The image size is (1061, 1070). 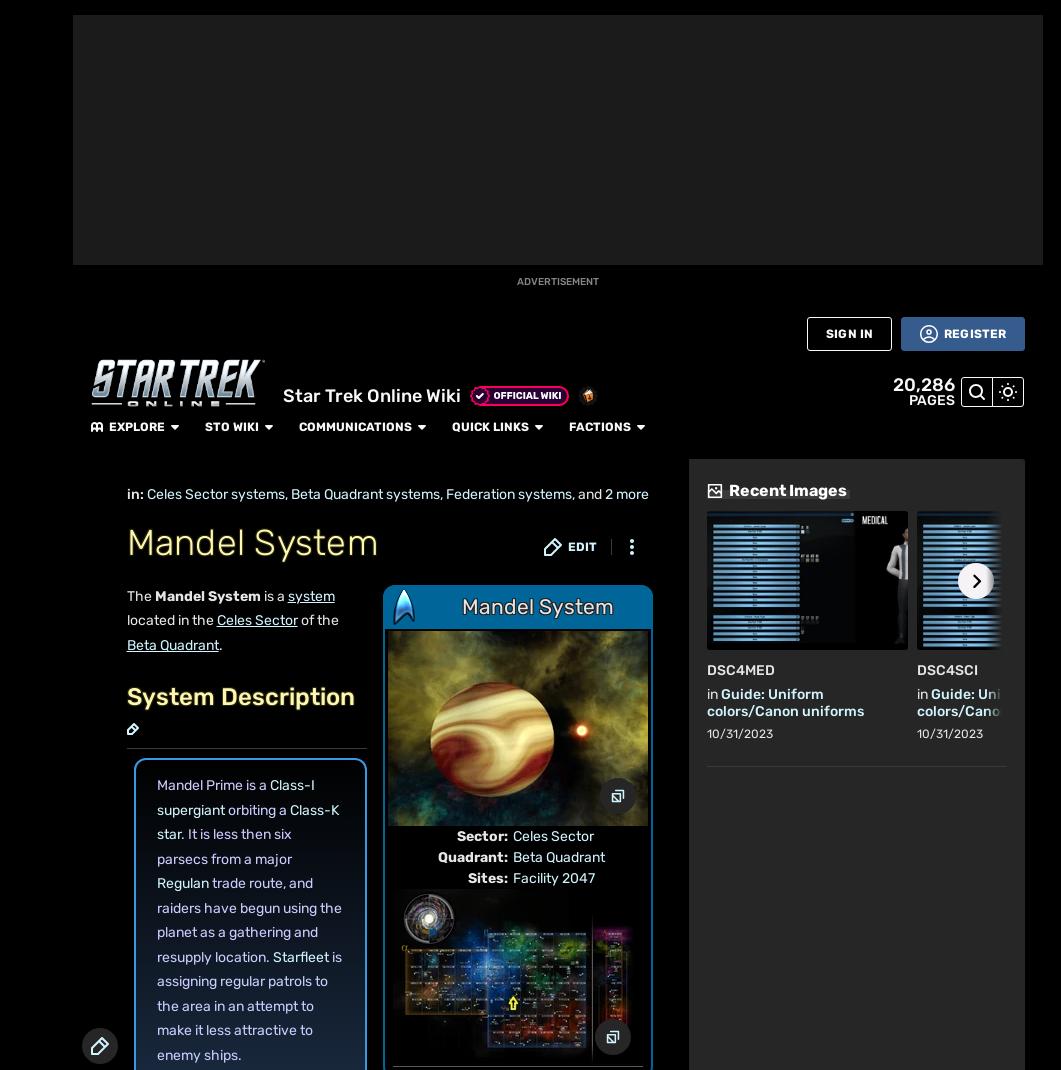 I want to click on 'Infinity Prize Pack - T6 Ship', so click(x=861, y=96).